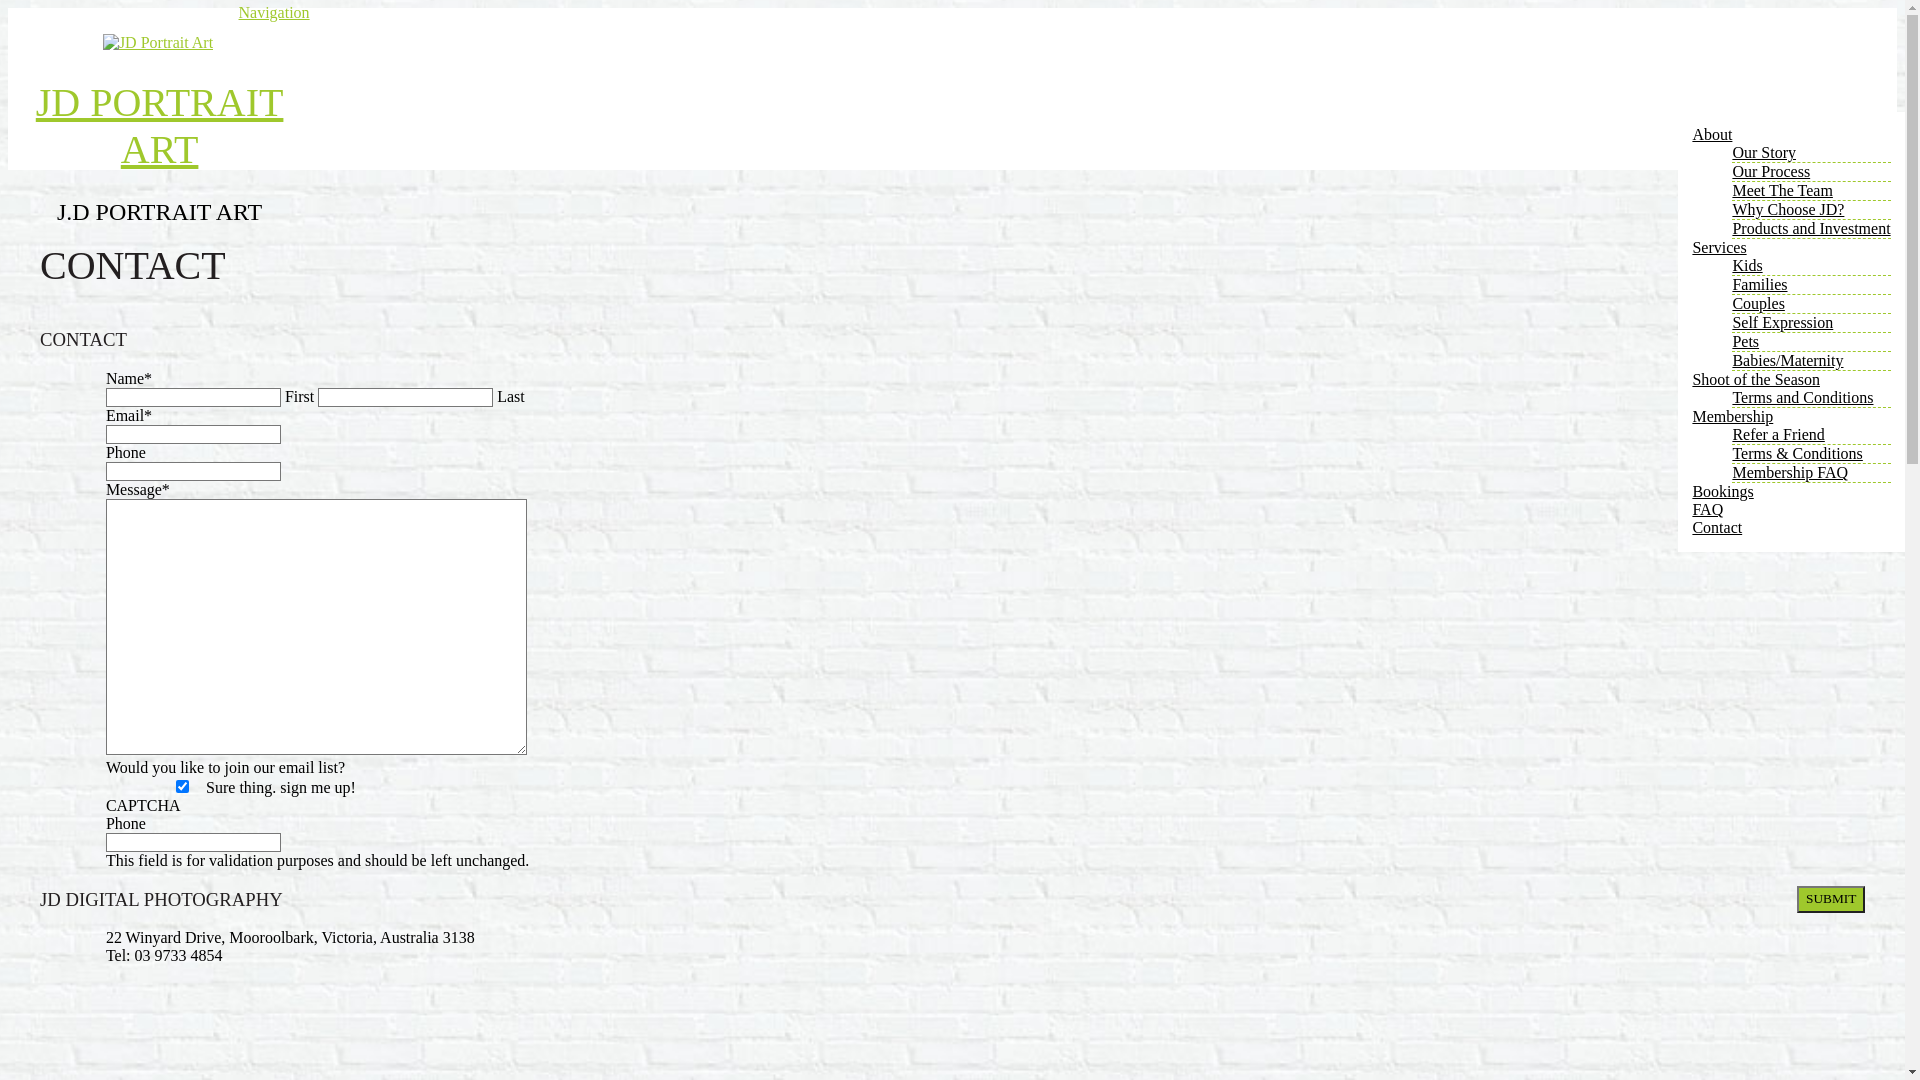  Describe the element at coordinates (157, 42) in the screenshot. I see `'Treat yourself...'` at that location.